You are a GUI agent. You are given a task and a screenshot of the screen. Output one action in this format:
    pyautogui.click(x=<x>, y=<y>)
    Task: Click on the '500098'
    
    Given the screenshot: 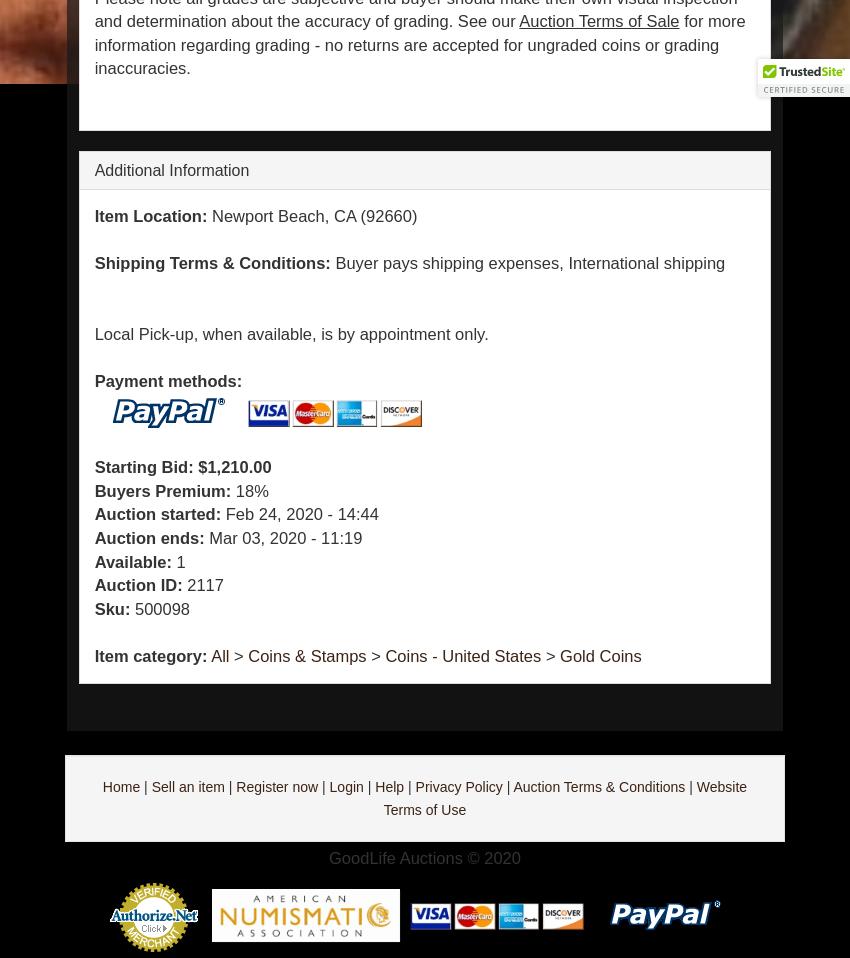 What is the action you would take?
    pyautogui.click(x=159, y=608)
    